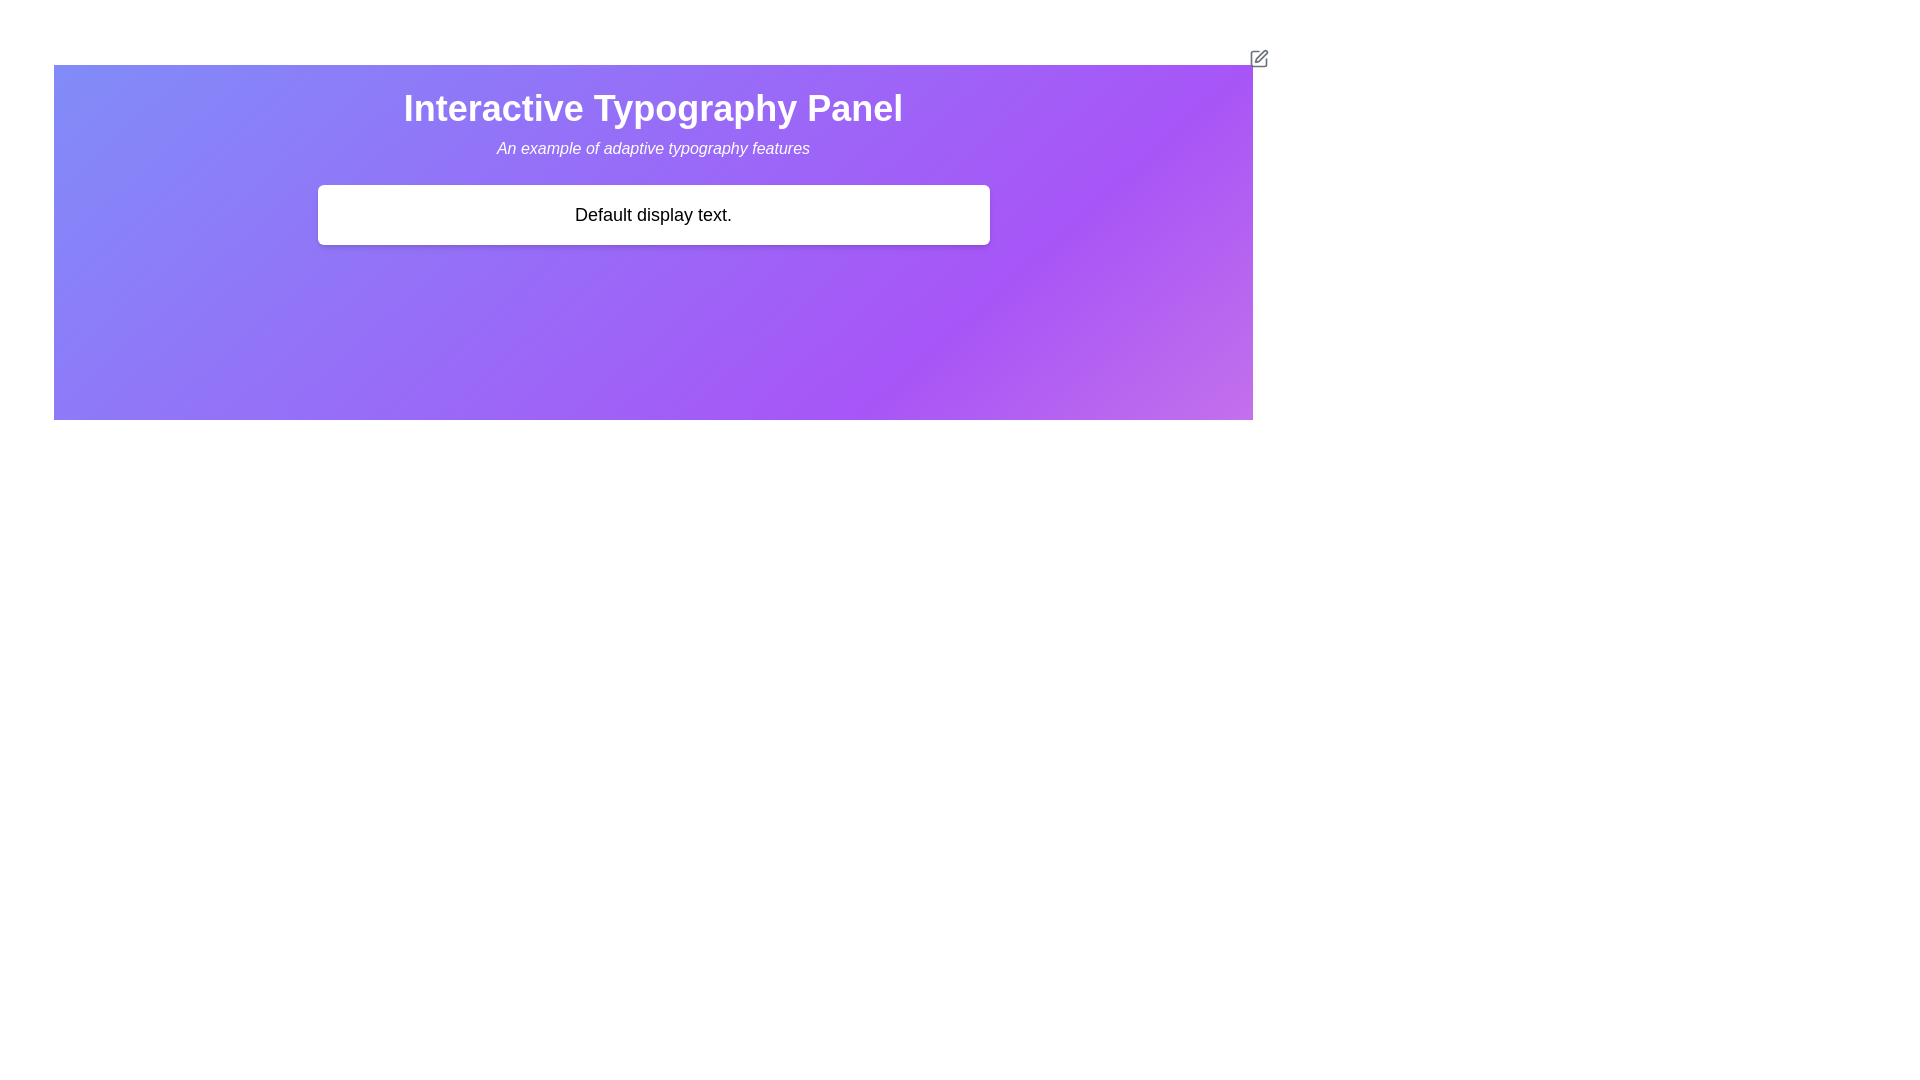 This screenshot has width=1920, height=1080. I want to click on the Static text display area which contains the text 'Default display text.' located centrally below the header 'Interactive Typography Panel', so click(653, 215).